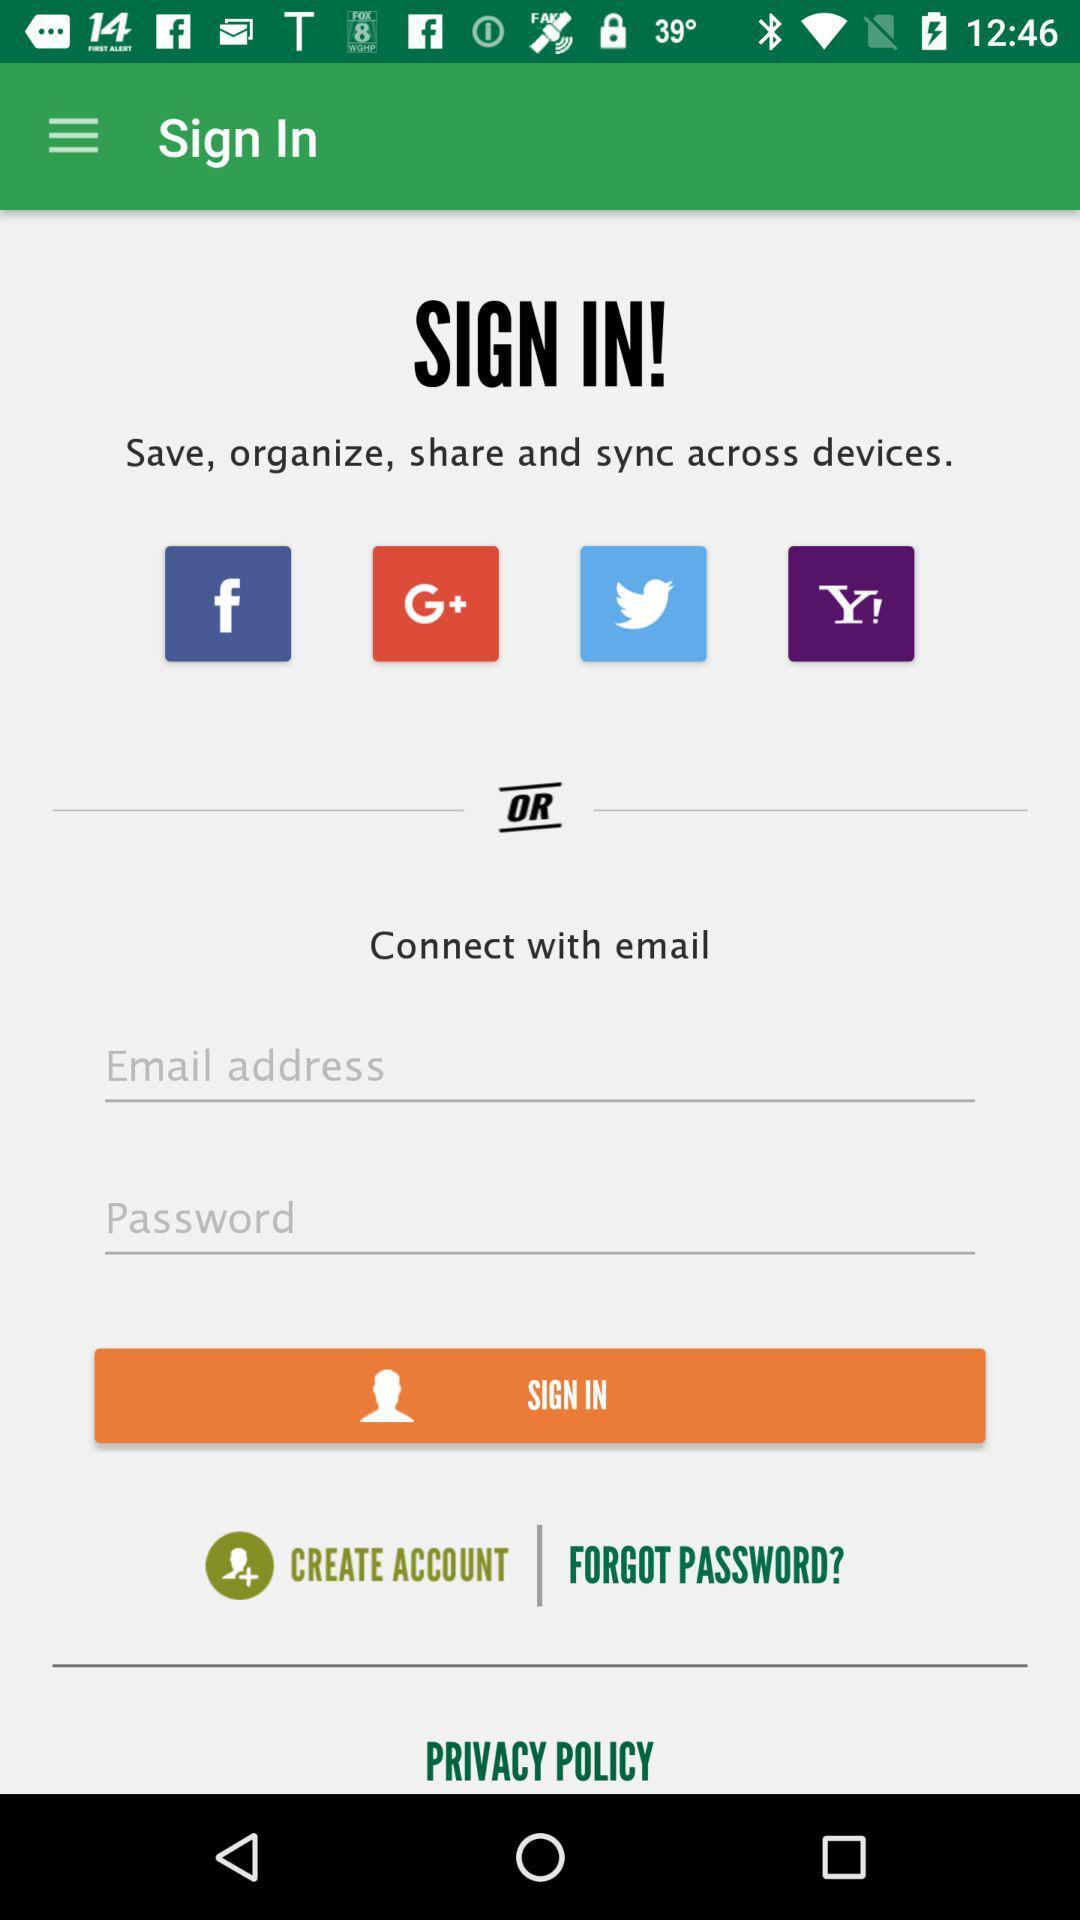 This screenshot has width=1080, height=1920. I want to click on the icon at the bottom left corner, so click(356, 1564).